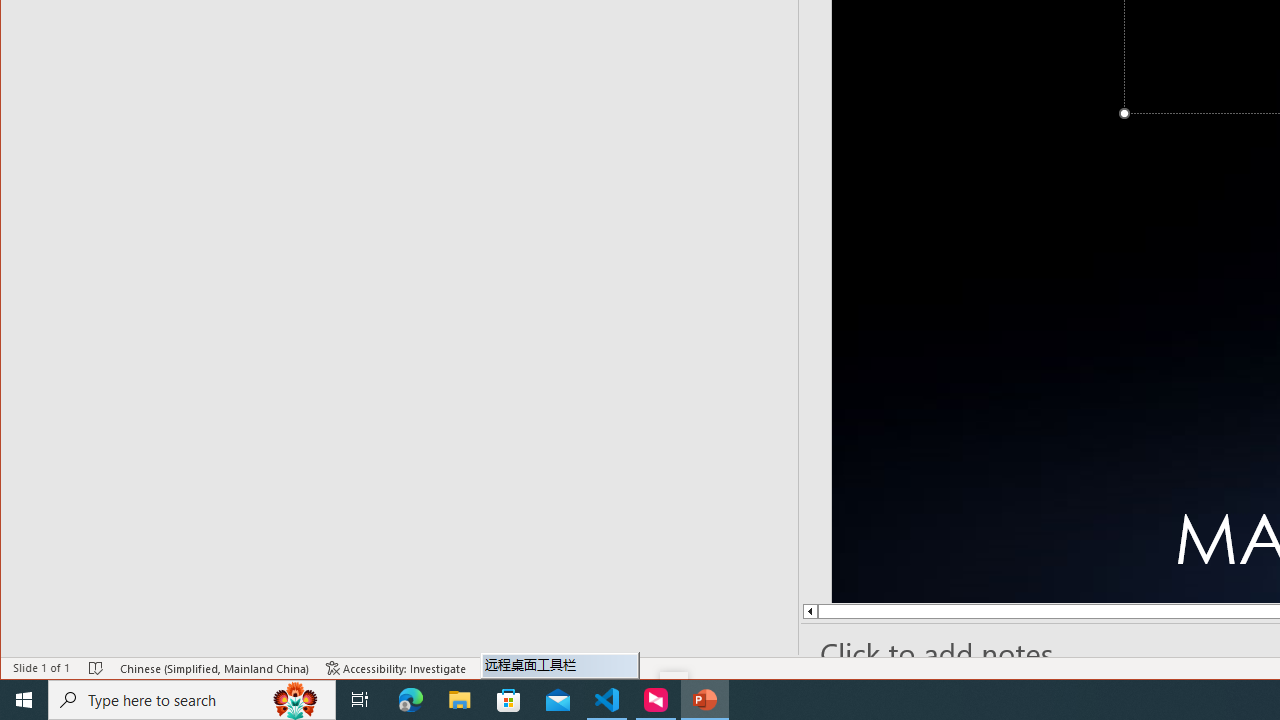 The image size is (1280, 720). What do you see at coordinates (410, 698) in the screenshot?
I see `'Microsoft Edge'` at bounding box center [410, 698].